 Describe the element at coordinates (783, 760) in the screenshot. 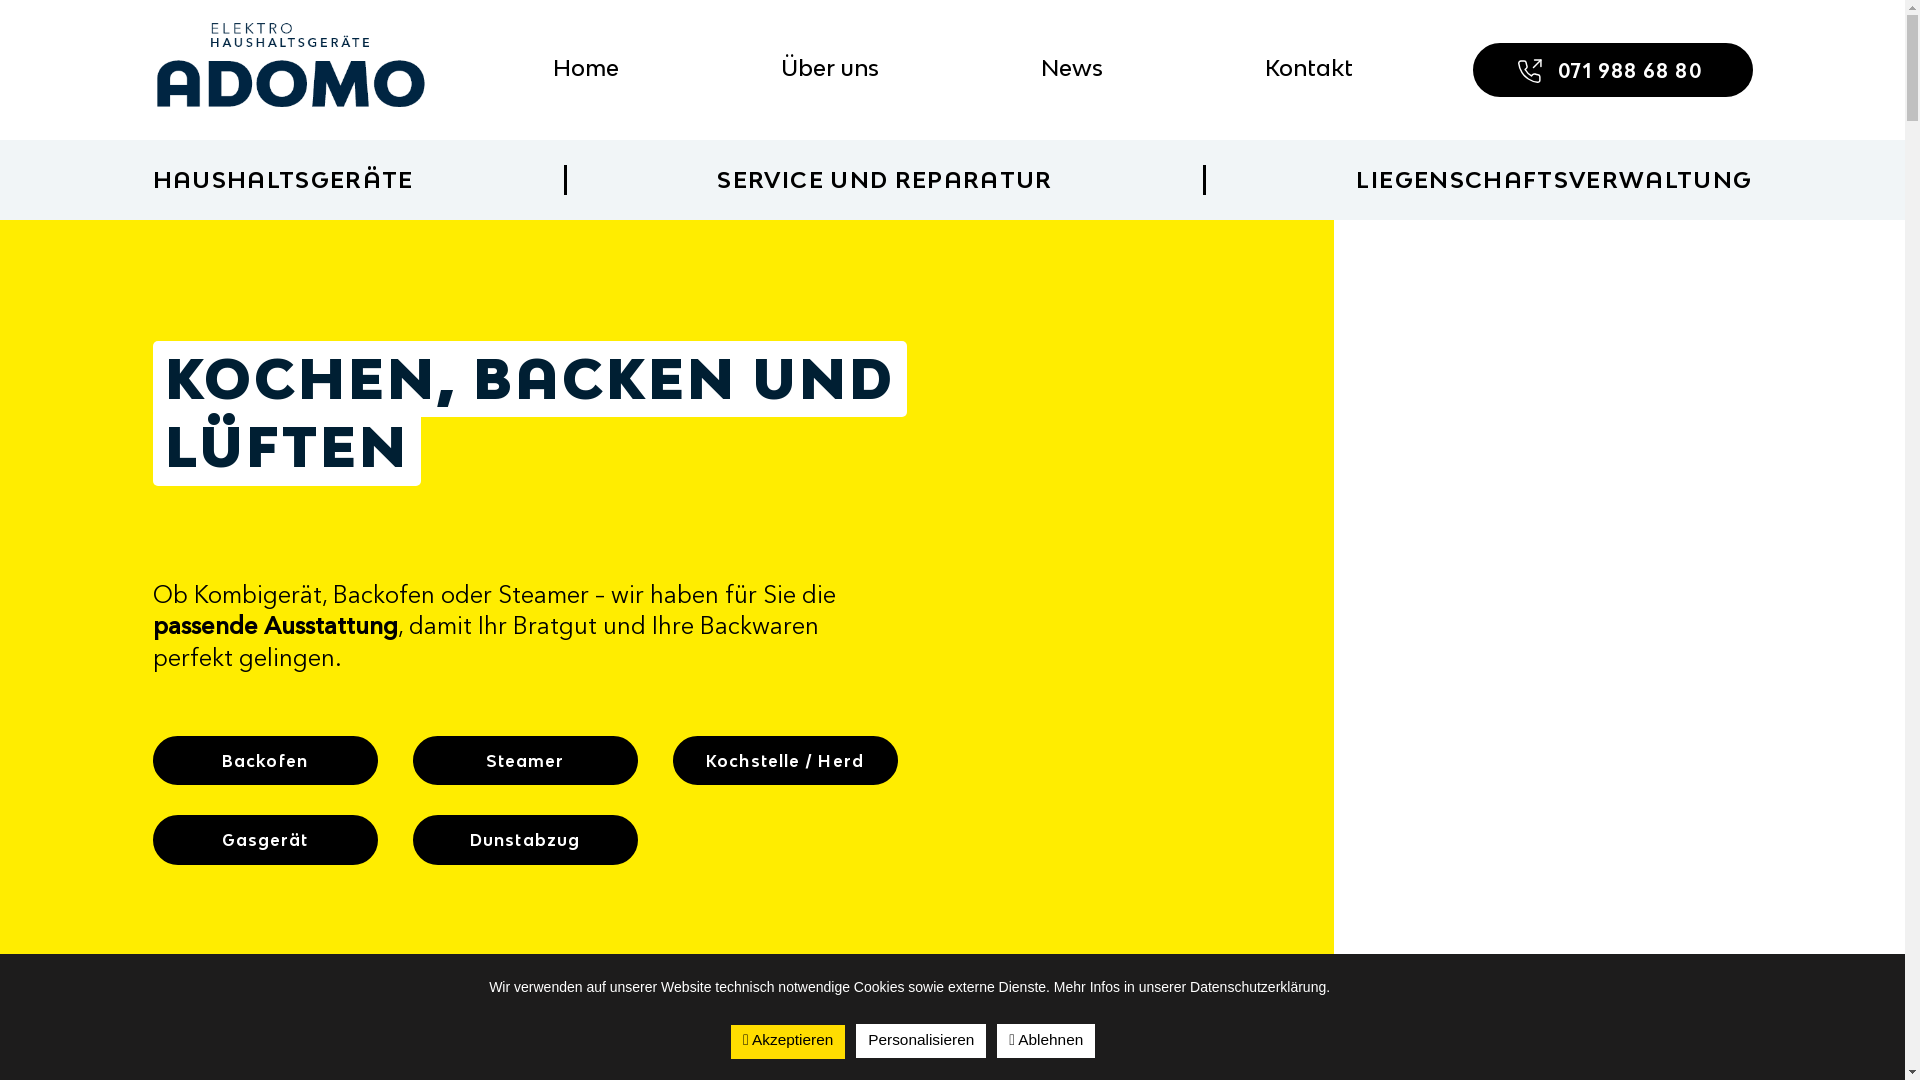

I see `'Kochstelle / Herd'` at that location.